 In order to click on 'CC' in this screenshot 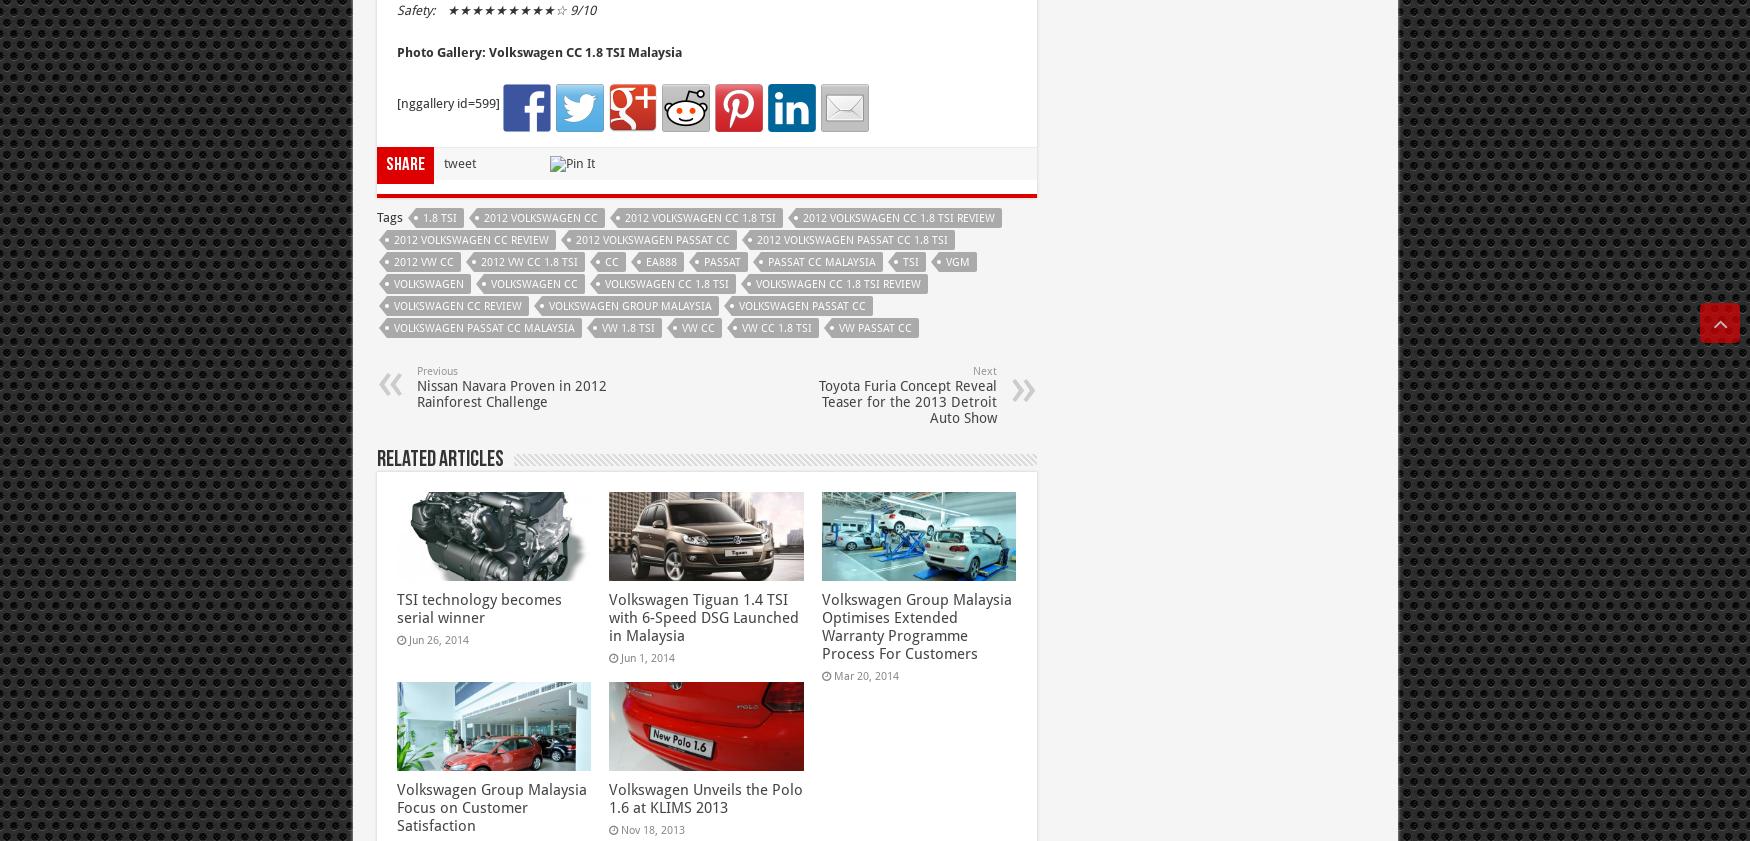, I will do `click(610, 260)`.